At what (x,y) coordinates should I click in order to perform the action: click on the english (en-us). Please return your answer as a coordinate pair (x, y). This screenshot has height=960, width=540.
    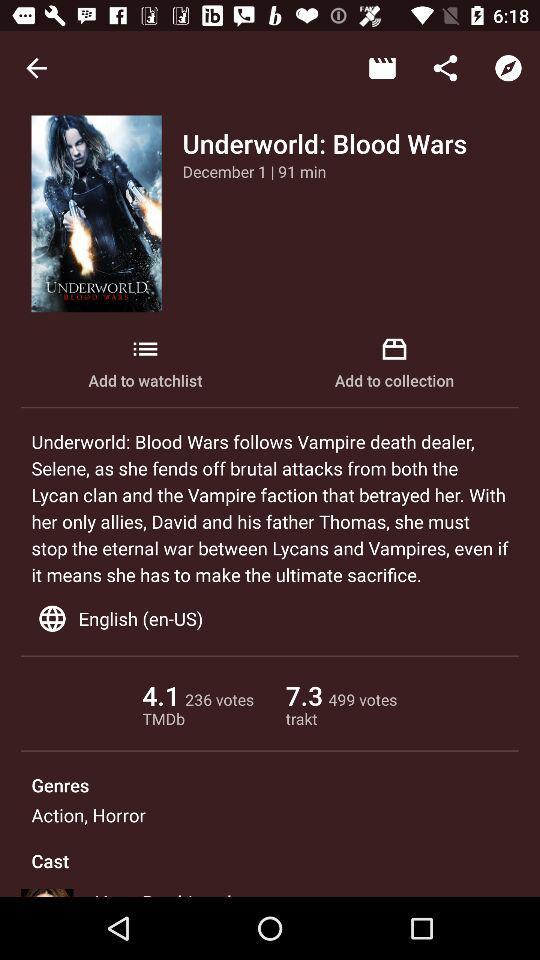
    Looking at the image, I should click on (270, 617).